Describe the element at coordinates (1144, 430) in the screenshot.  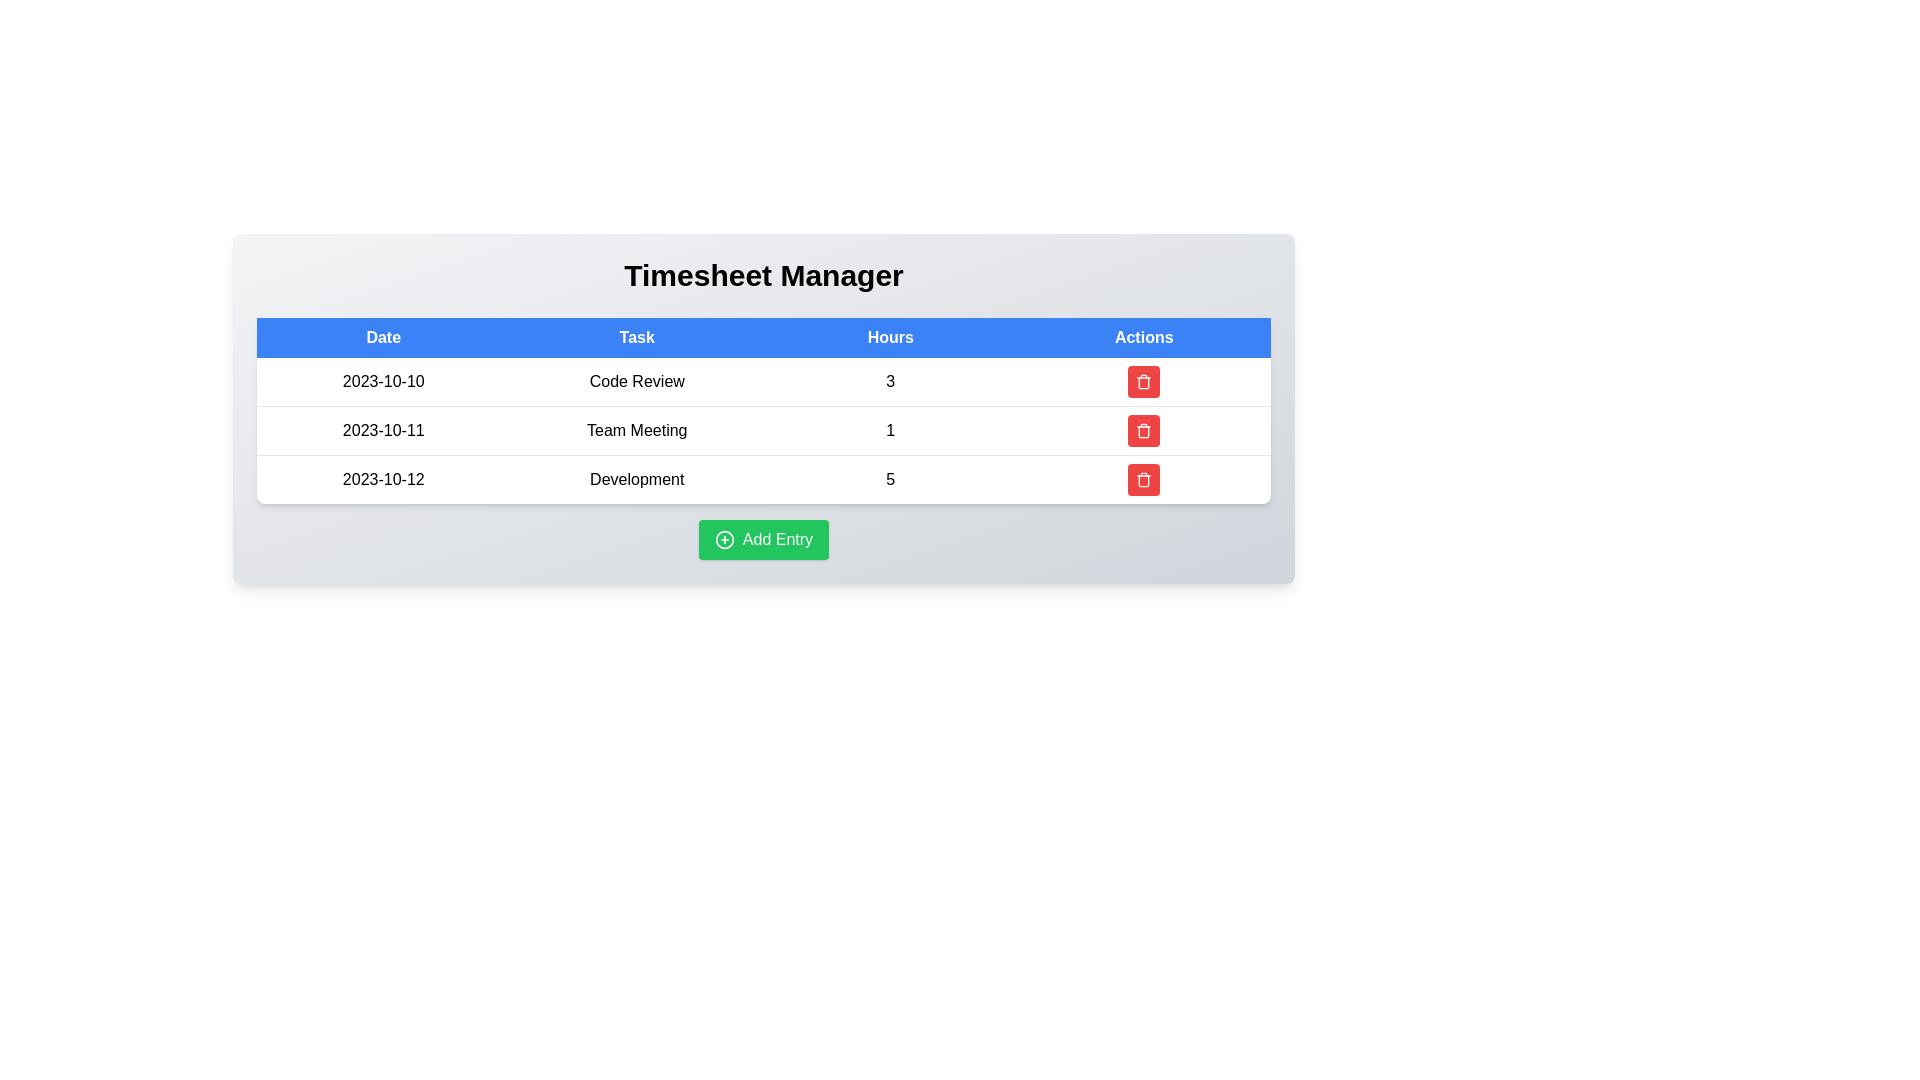
I see `the trash can icon button with a red background located in the 'Actions' column corresponding to the date '2023-10-10'` at that location.